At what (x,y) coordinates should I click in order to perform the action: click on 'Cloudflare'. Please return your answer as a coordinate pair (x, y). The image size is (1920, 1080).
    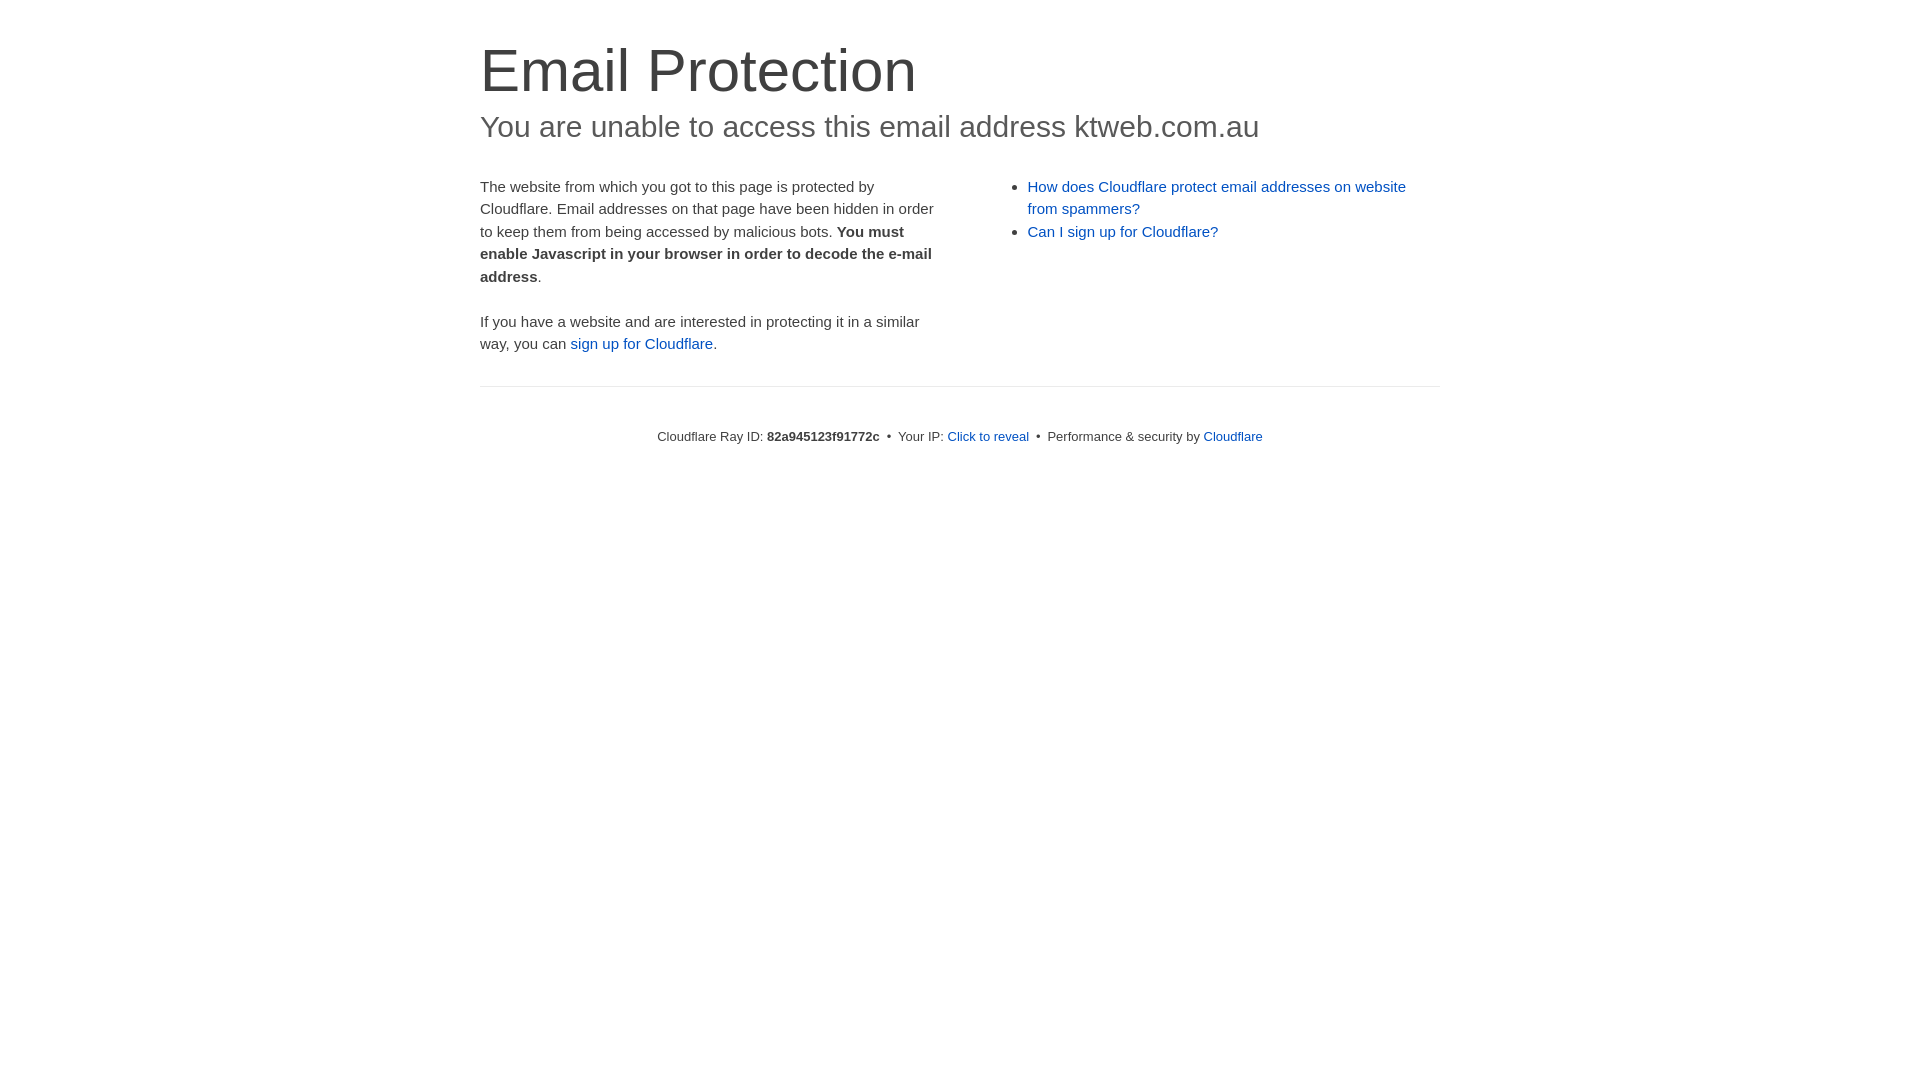
    Looking at the image, I should click on (1203, 435).